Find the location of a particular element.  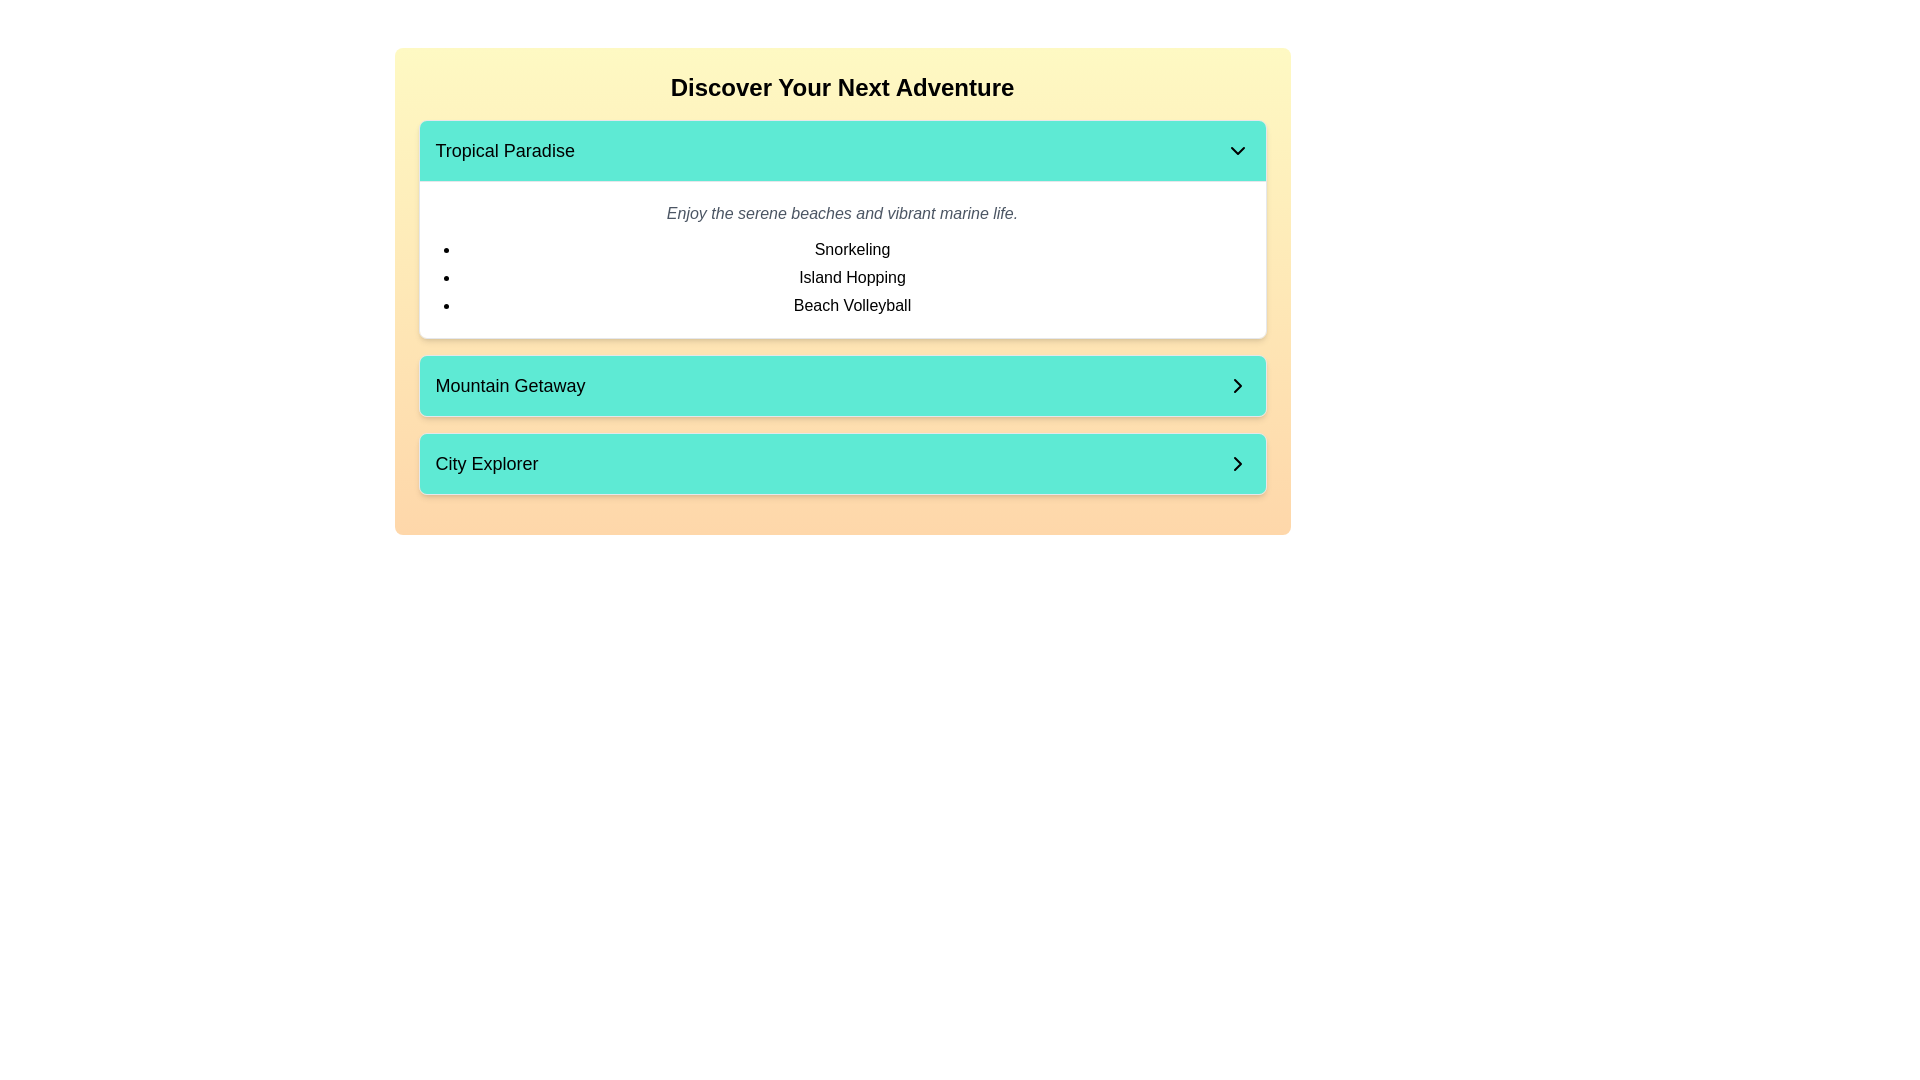

the 'Mountain Getaway' button is located at coordinates (842, 385).